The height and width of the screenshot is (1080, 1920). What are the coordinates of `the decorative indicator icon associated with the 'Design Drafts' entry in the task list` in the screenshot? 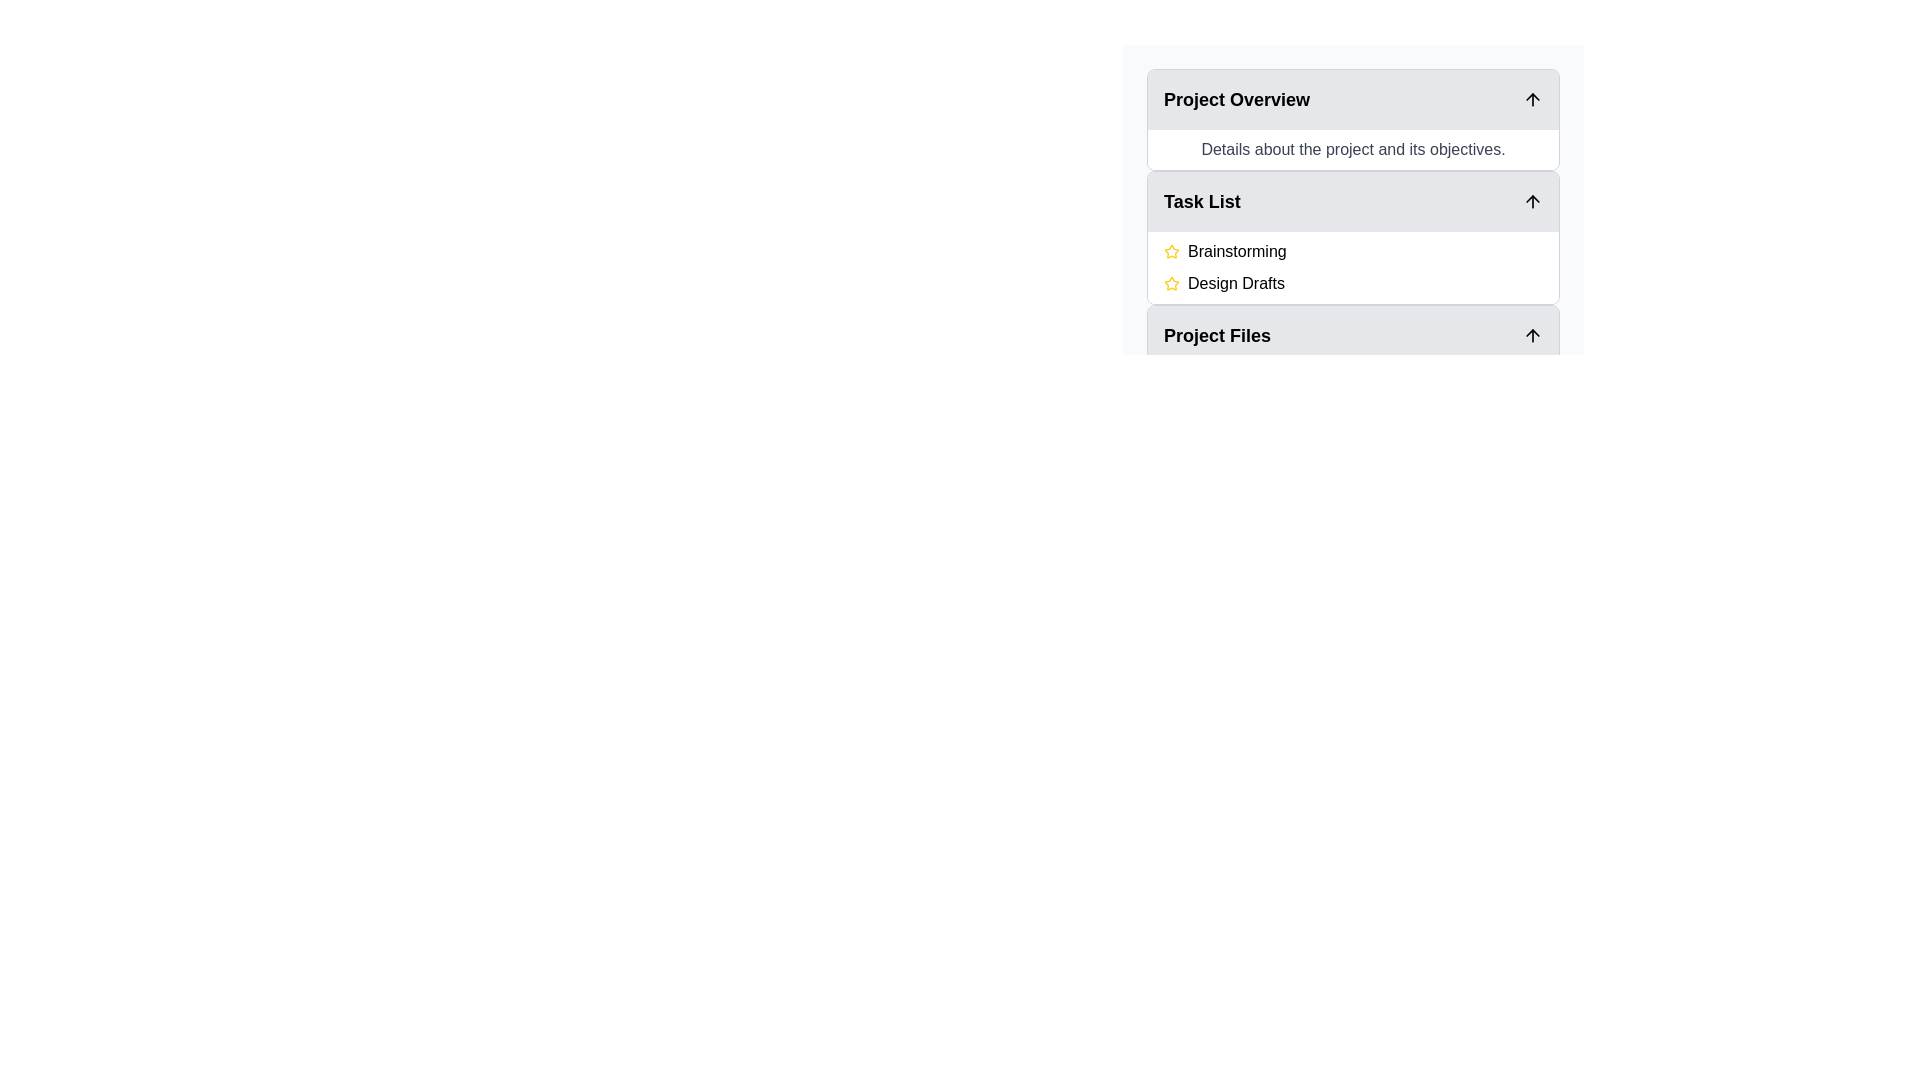 It's located at (1171, 250).